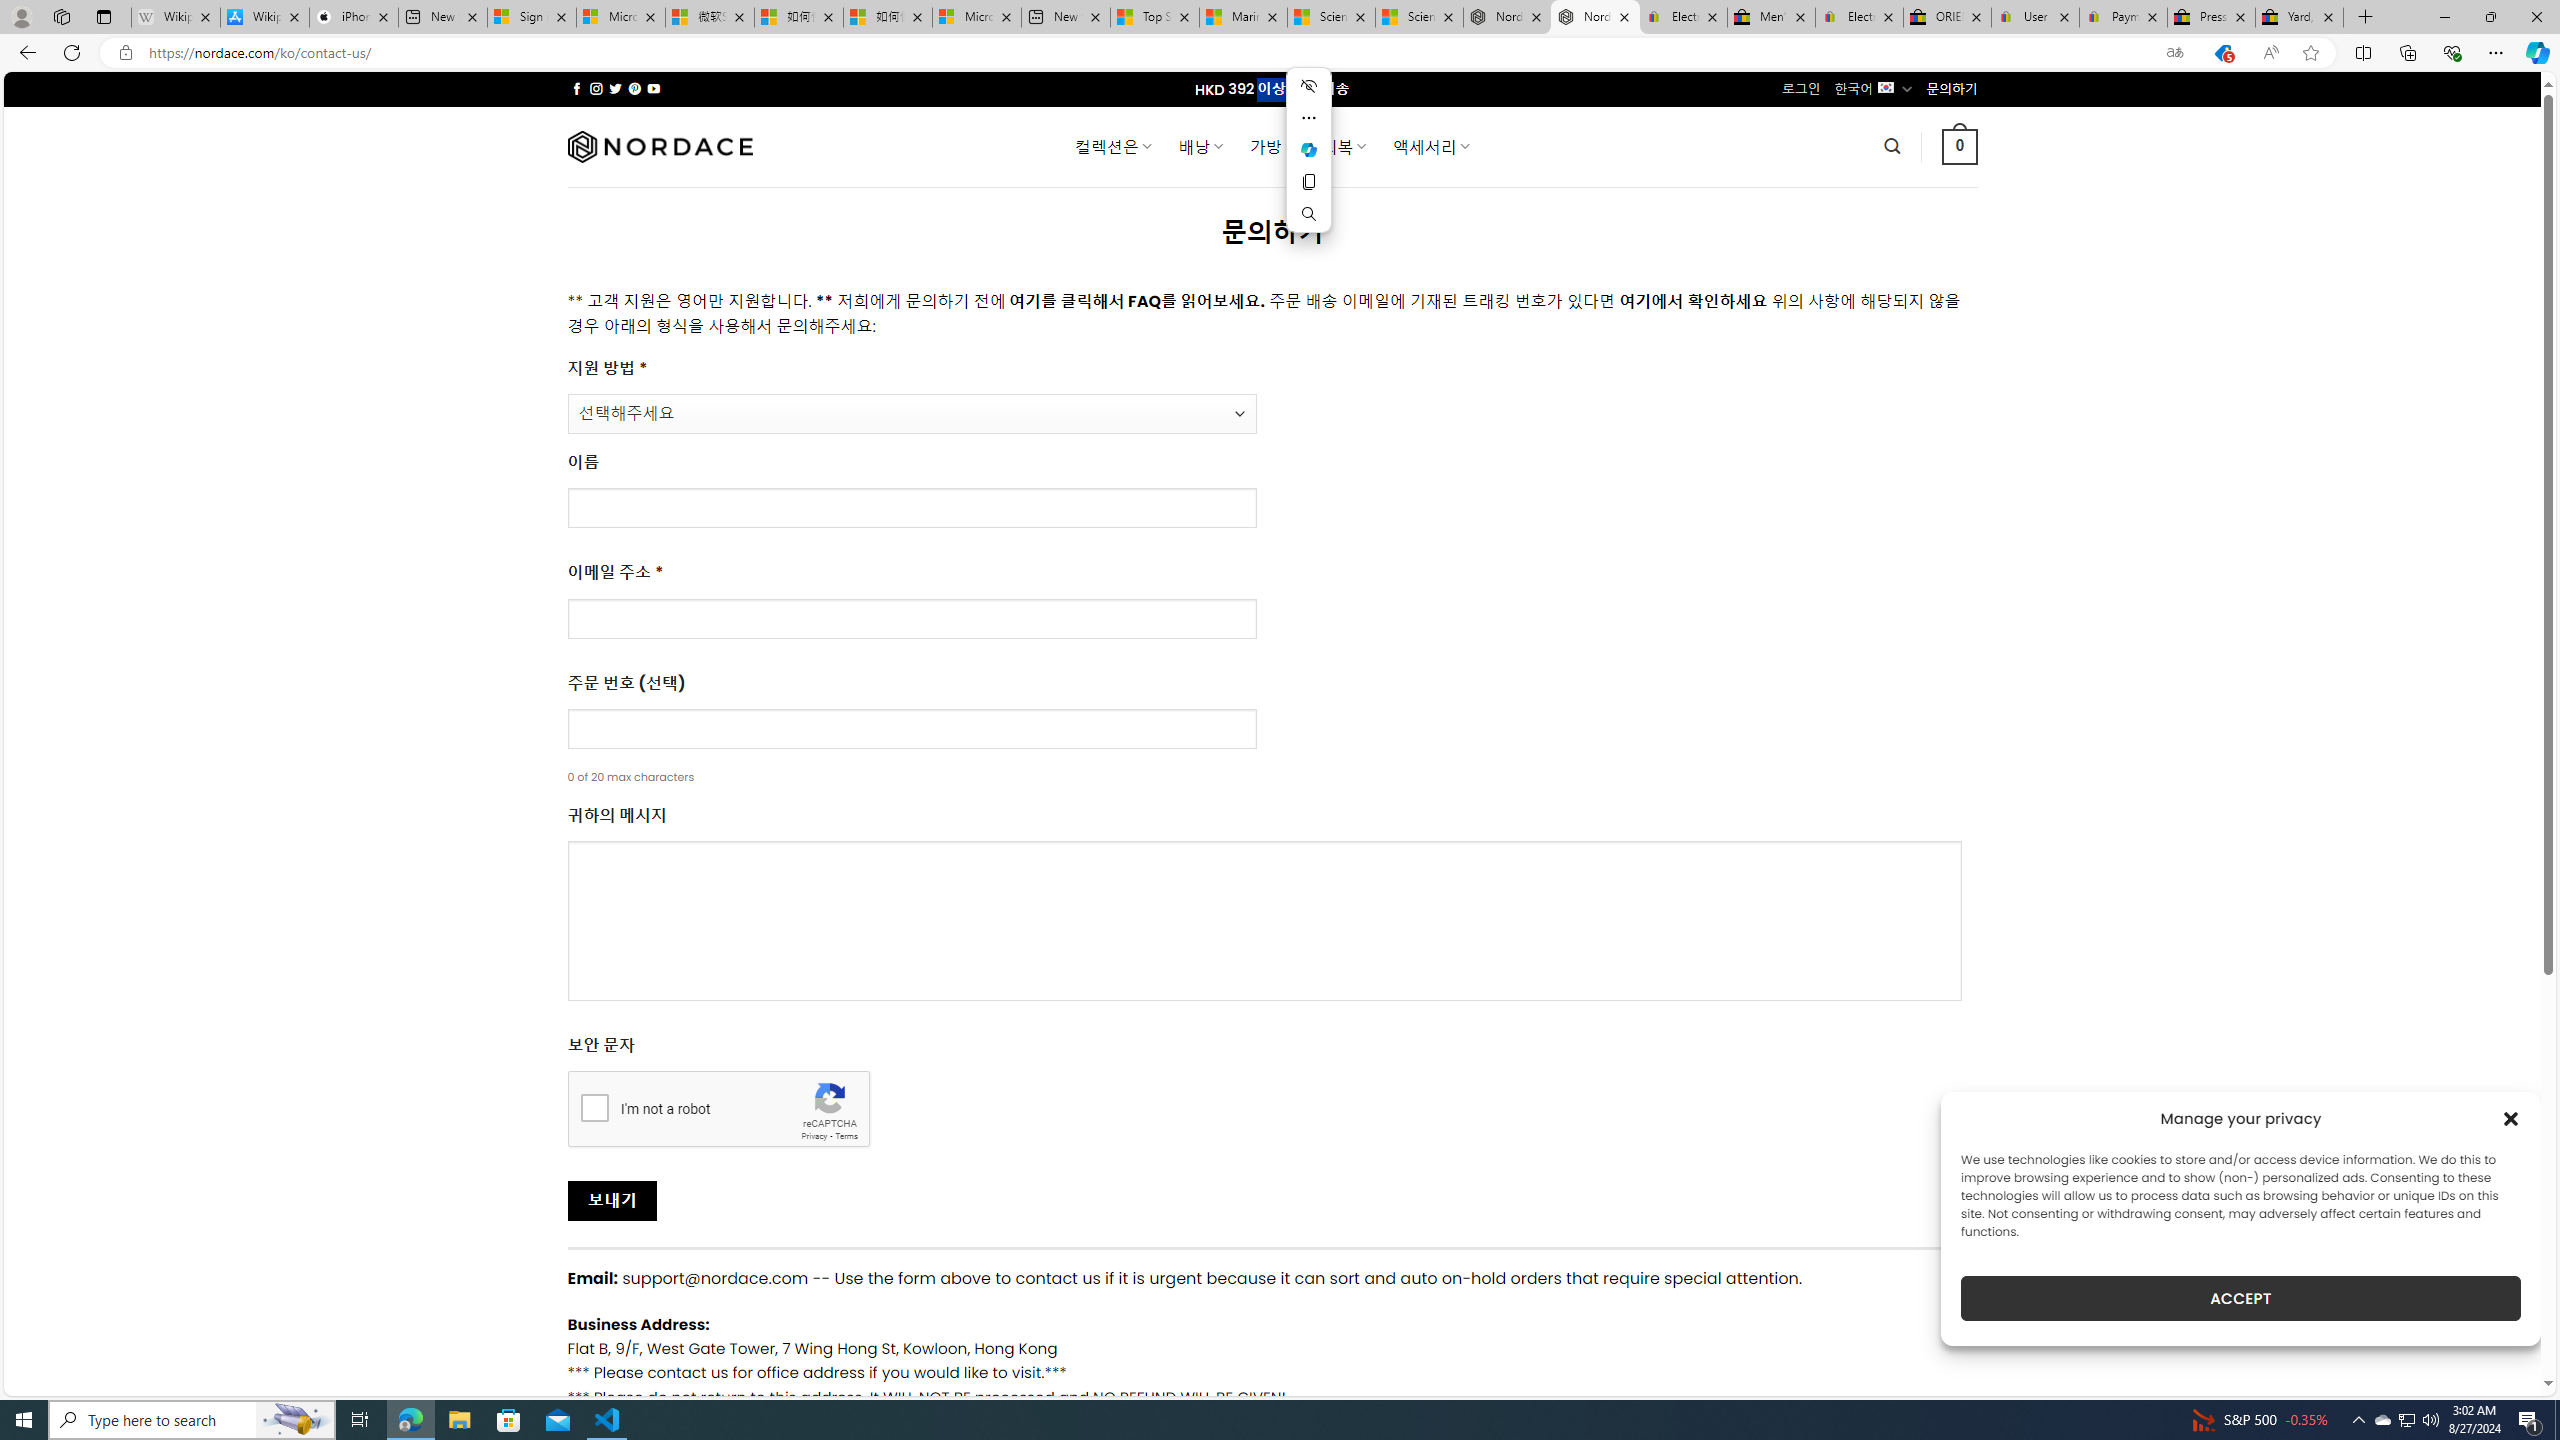 The width and height of the screenshot is (2560, 1440). Describe the element at coordinates (2511, 1118) in the screenshot. I see `'Class: cmplz-close'` at that location.